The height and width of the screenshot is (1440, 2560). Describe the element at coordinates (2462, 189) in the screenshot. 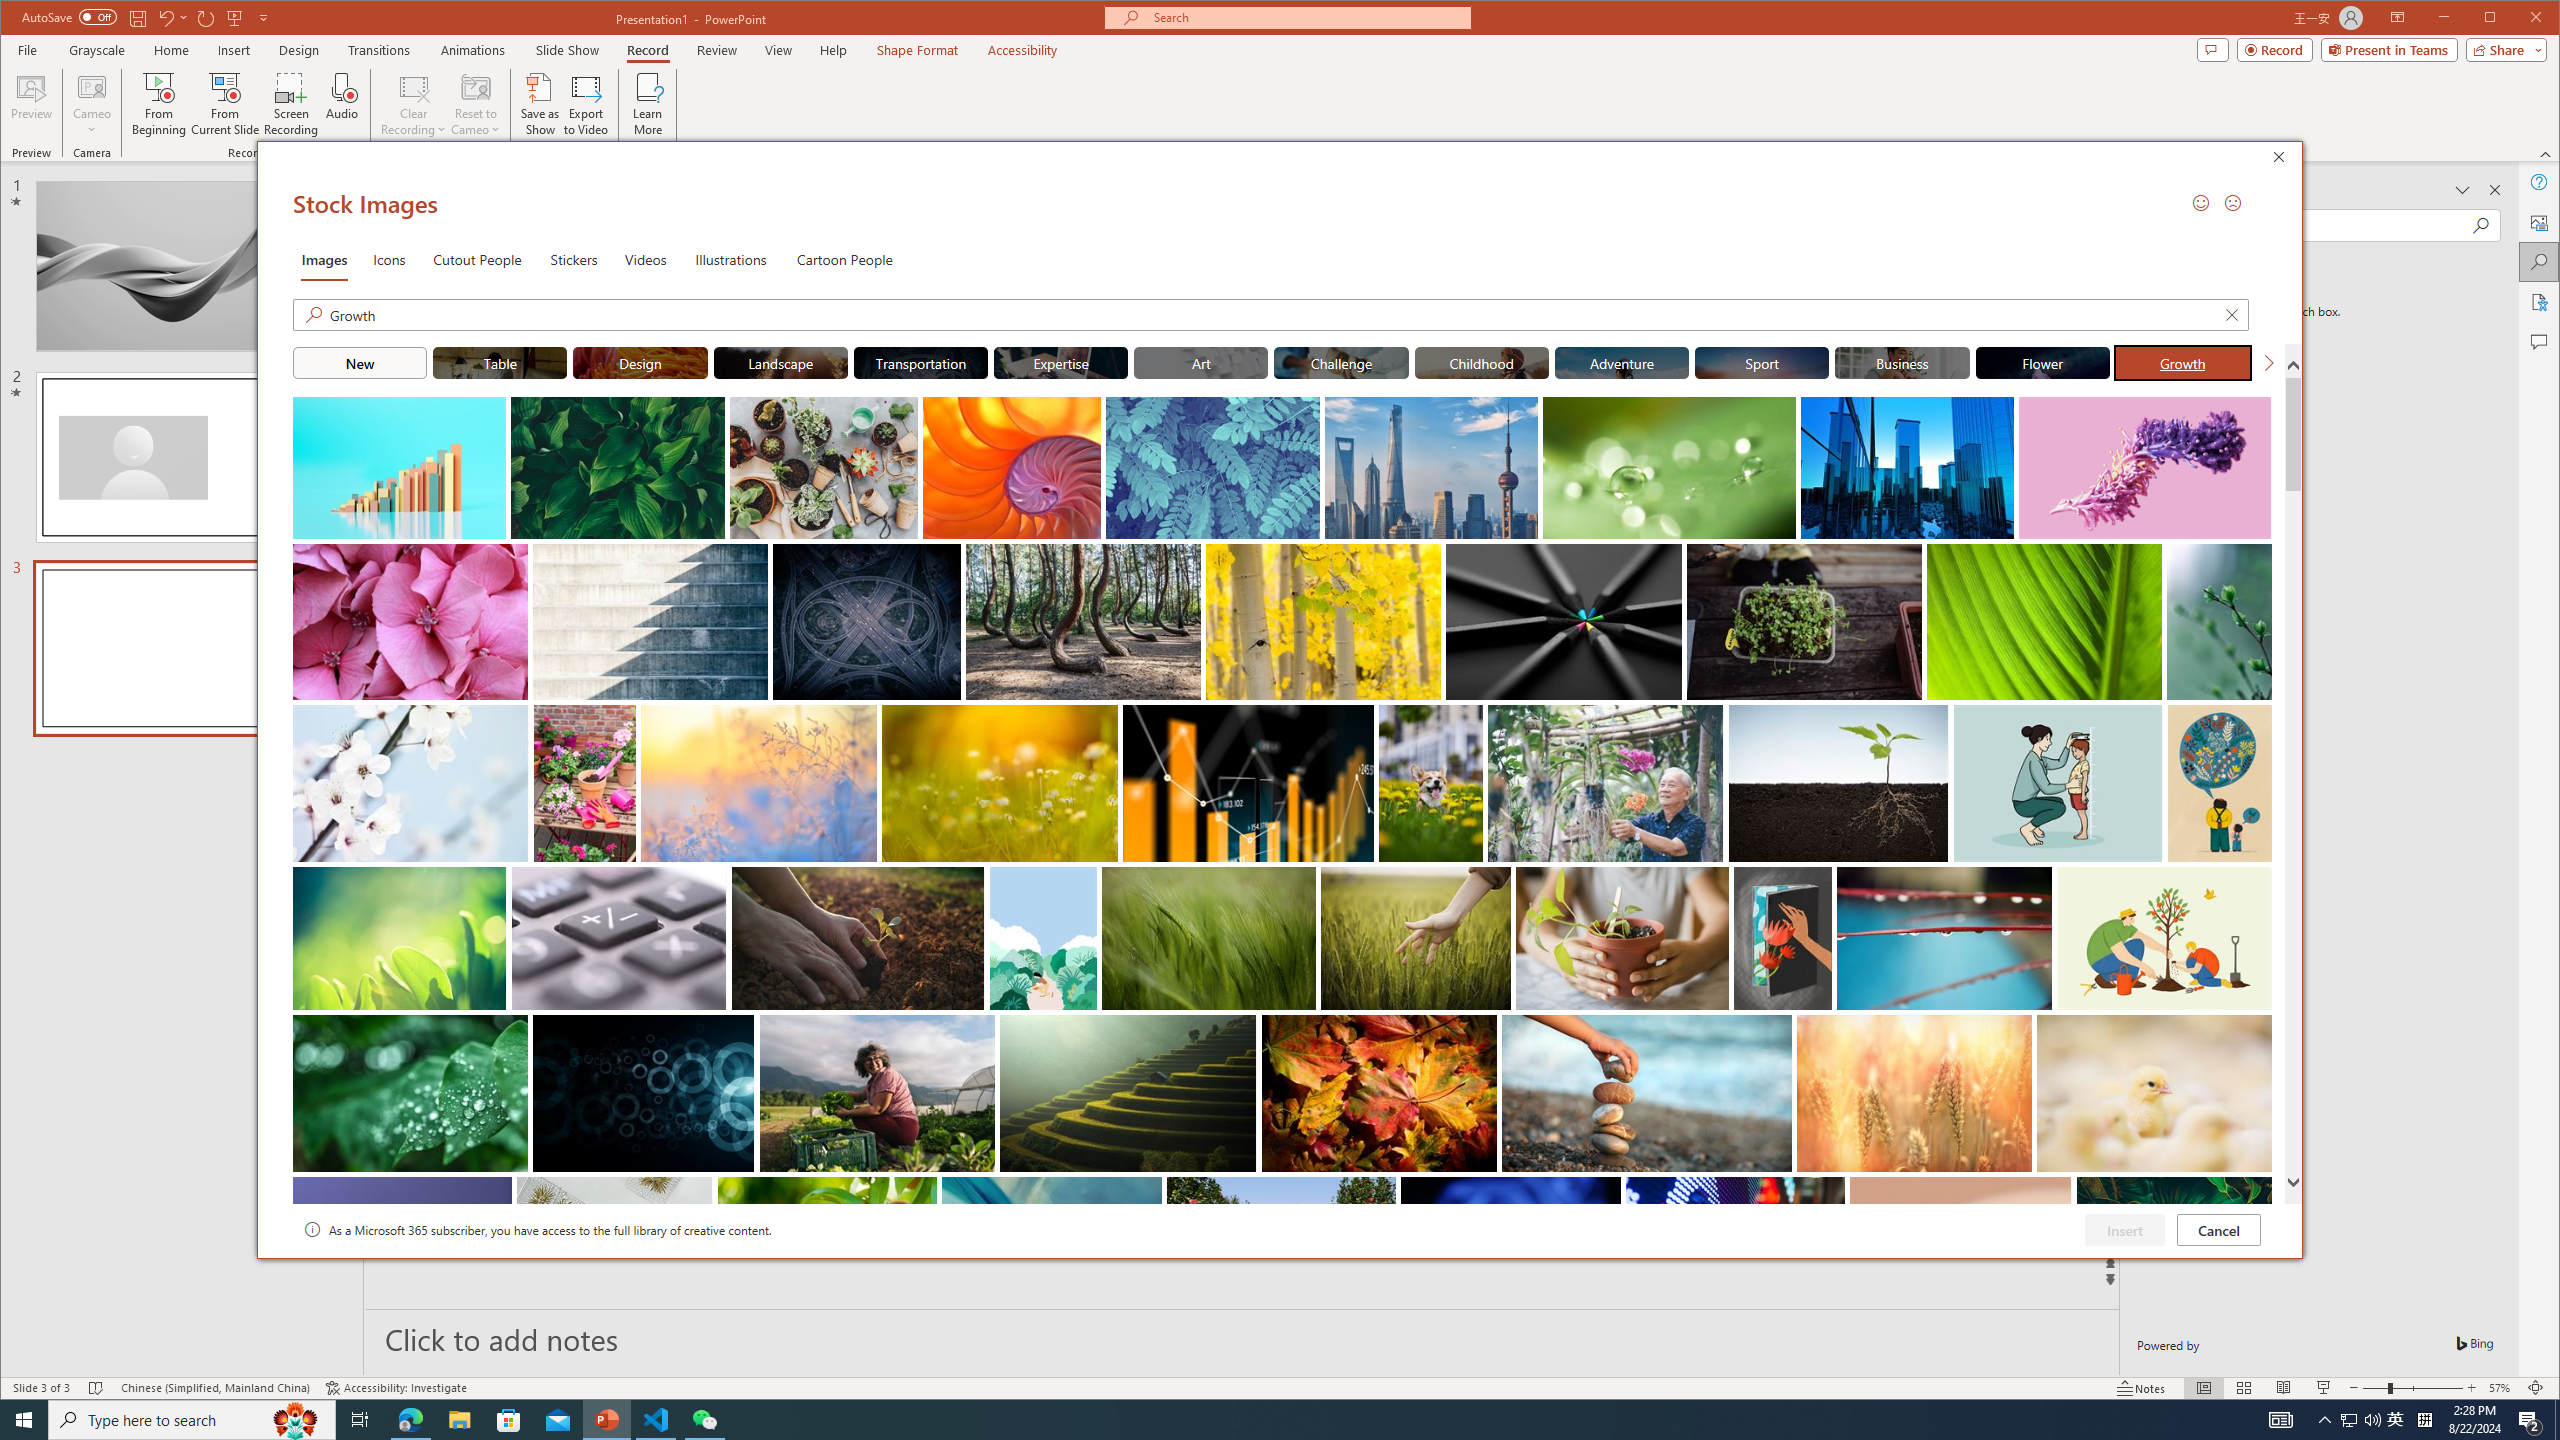

I see `'Task Pane Options'` at that location.